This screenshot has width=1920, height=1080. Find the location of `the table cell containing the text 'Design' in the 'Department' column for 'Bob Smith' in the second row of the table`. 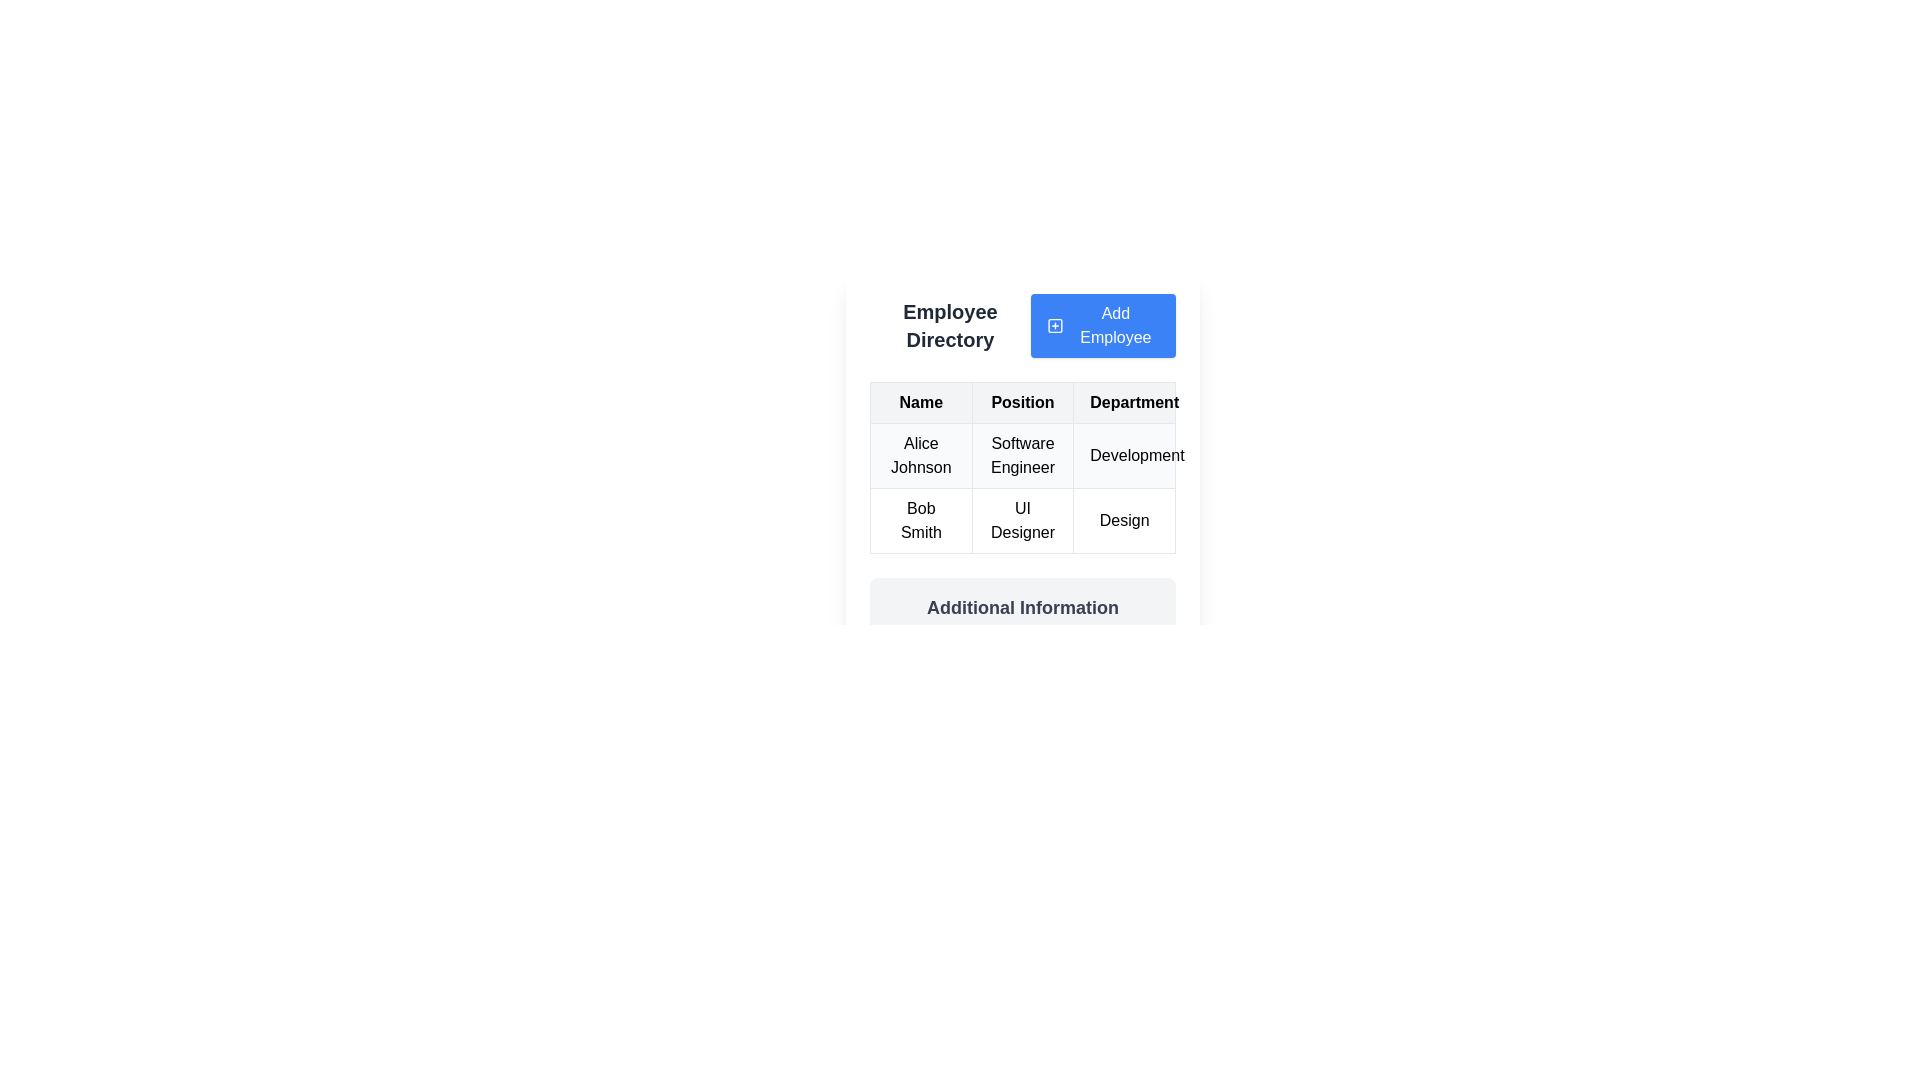

the table cell containing the text 'Design' in the 'Department' column for 'Bob Smith' in the second row of the table is located at coordinates (1124, 519).